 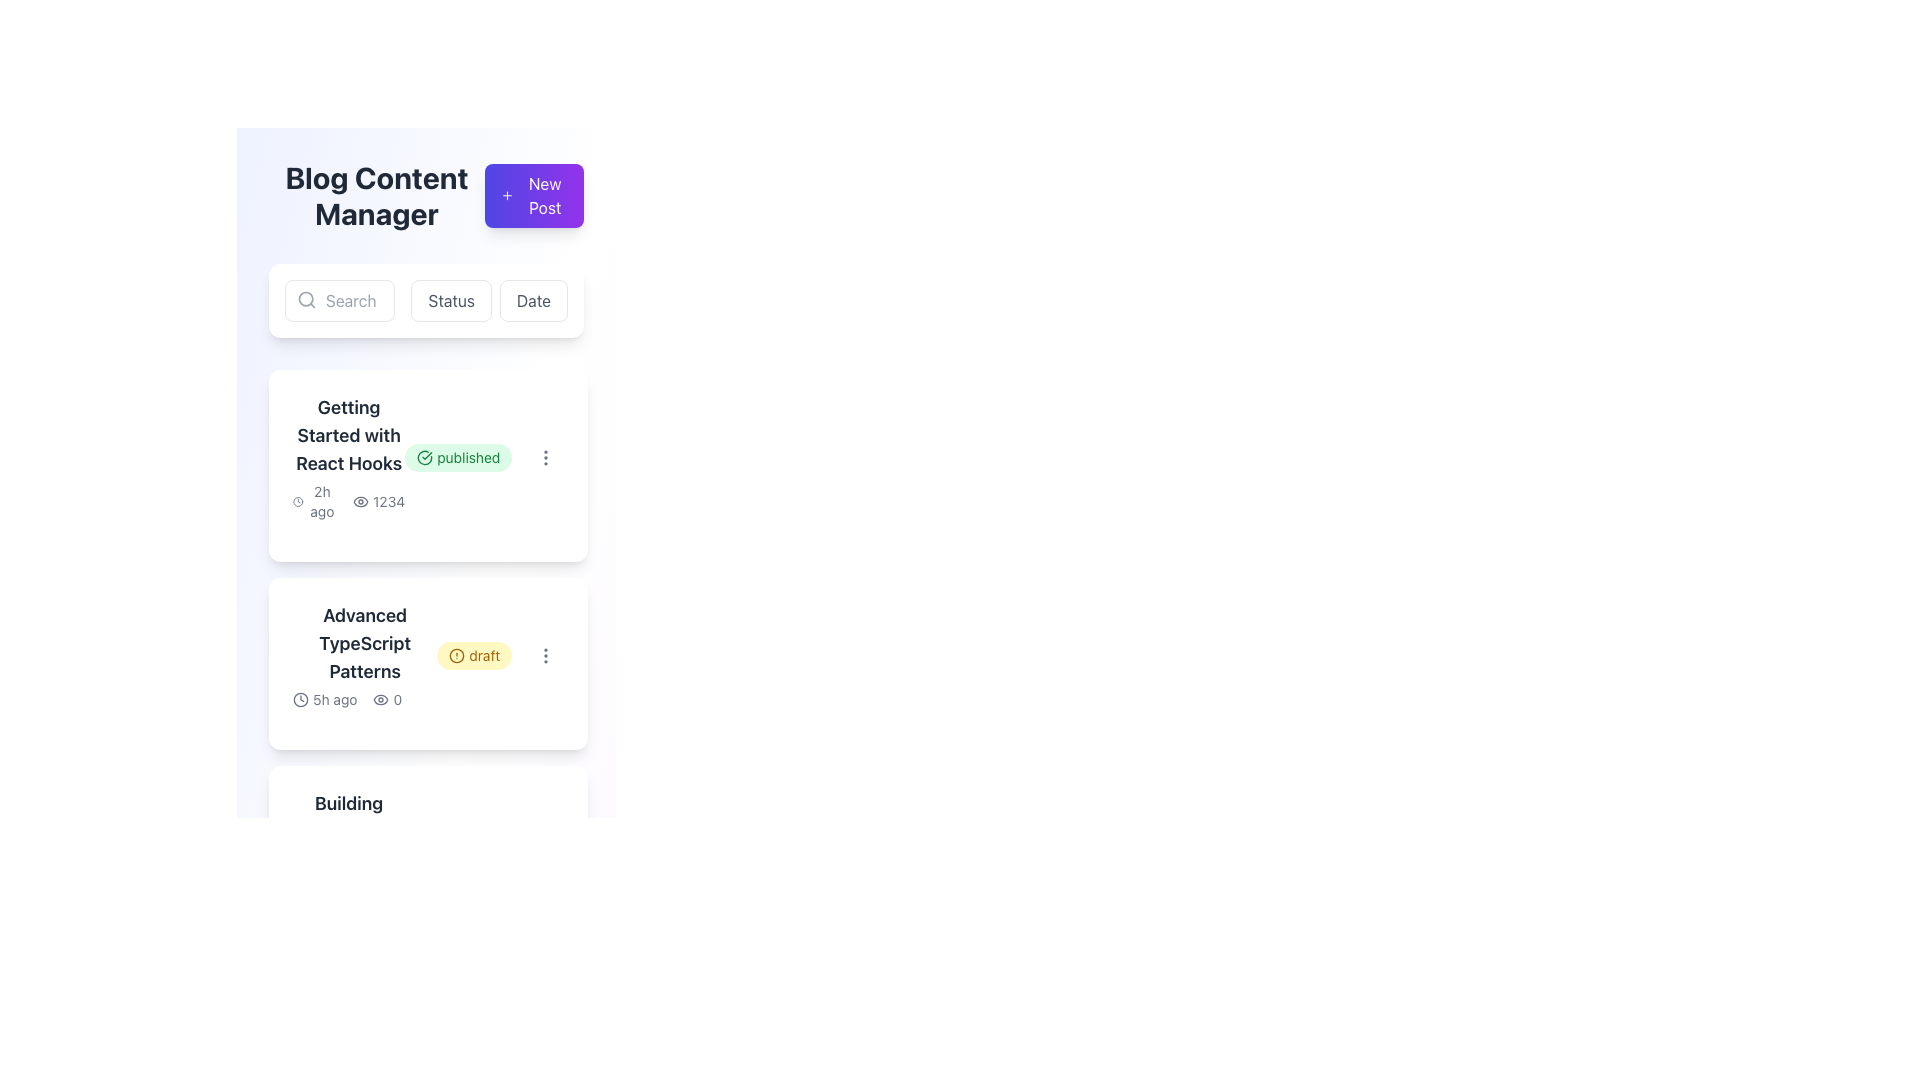 What do you see at coordinates (424, 458) in the screenshot?
I see `the 'published' icon located to the left of the 'published' label in the top-right section of the card for the post titled 'Getting Started with React Hooks'` at bounding box center [424, 458].